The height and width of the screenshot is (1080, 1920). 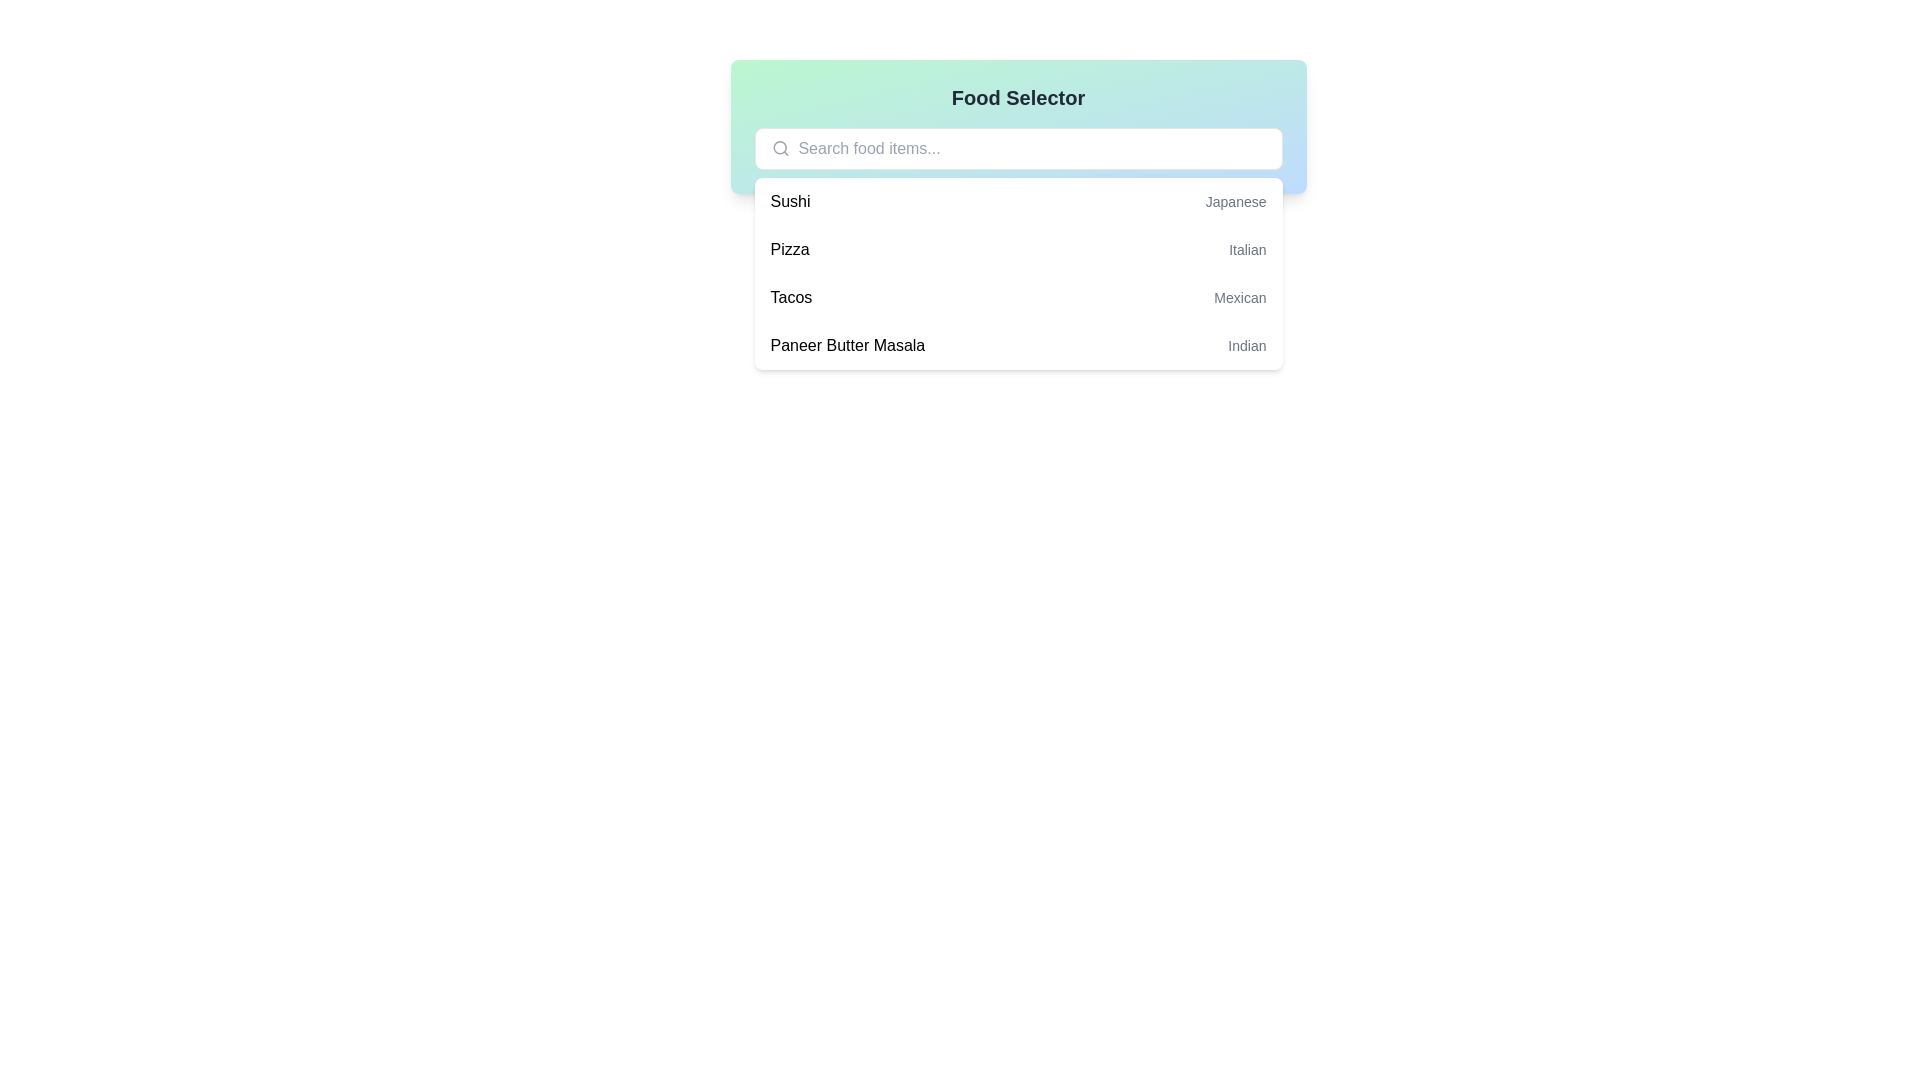 What do you see at coordinates (1018, 148) in the screenshot?
I see `the search box input field located below the 'Food Selector' title to focus on it for typing keywords` at bounding box center [1018, 148].